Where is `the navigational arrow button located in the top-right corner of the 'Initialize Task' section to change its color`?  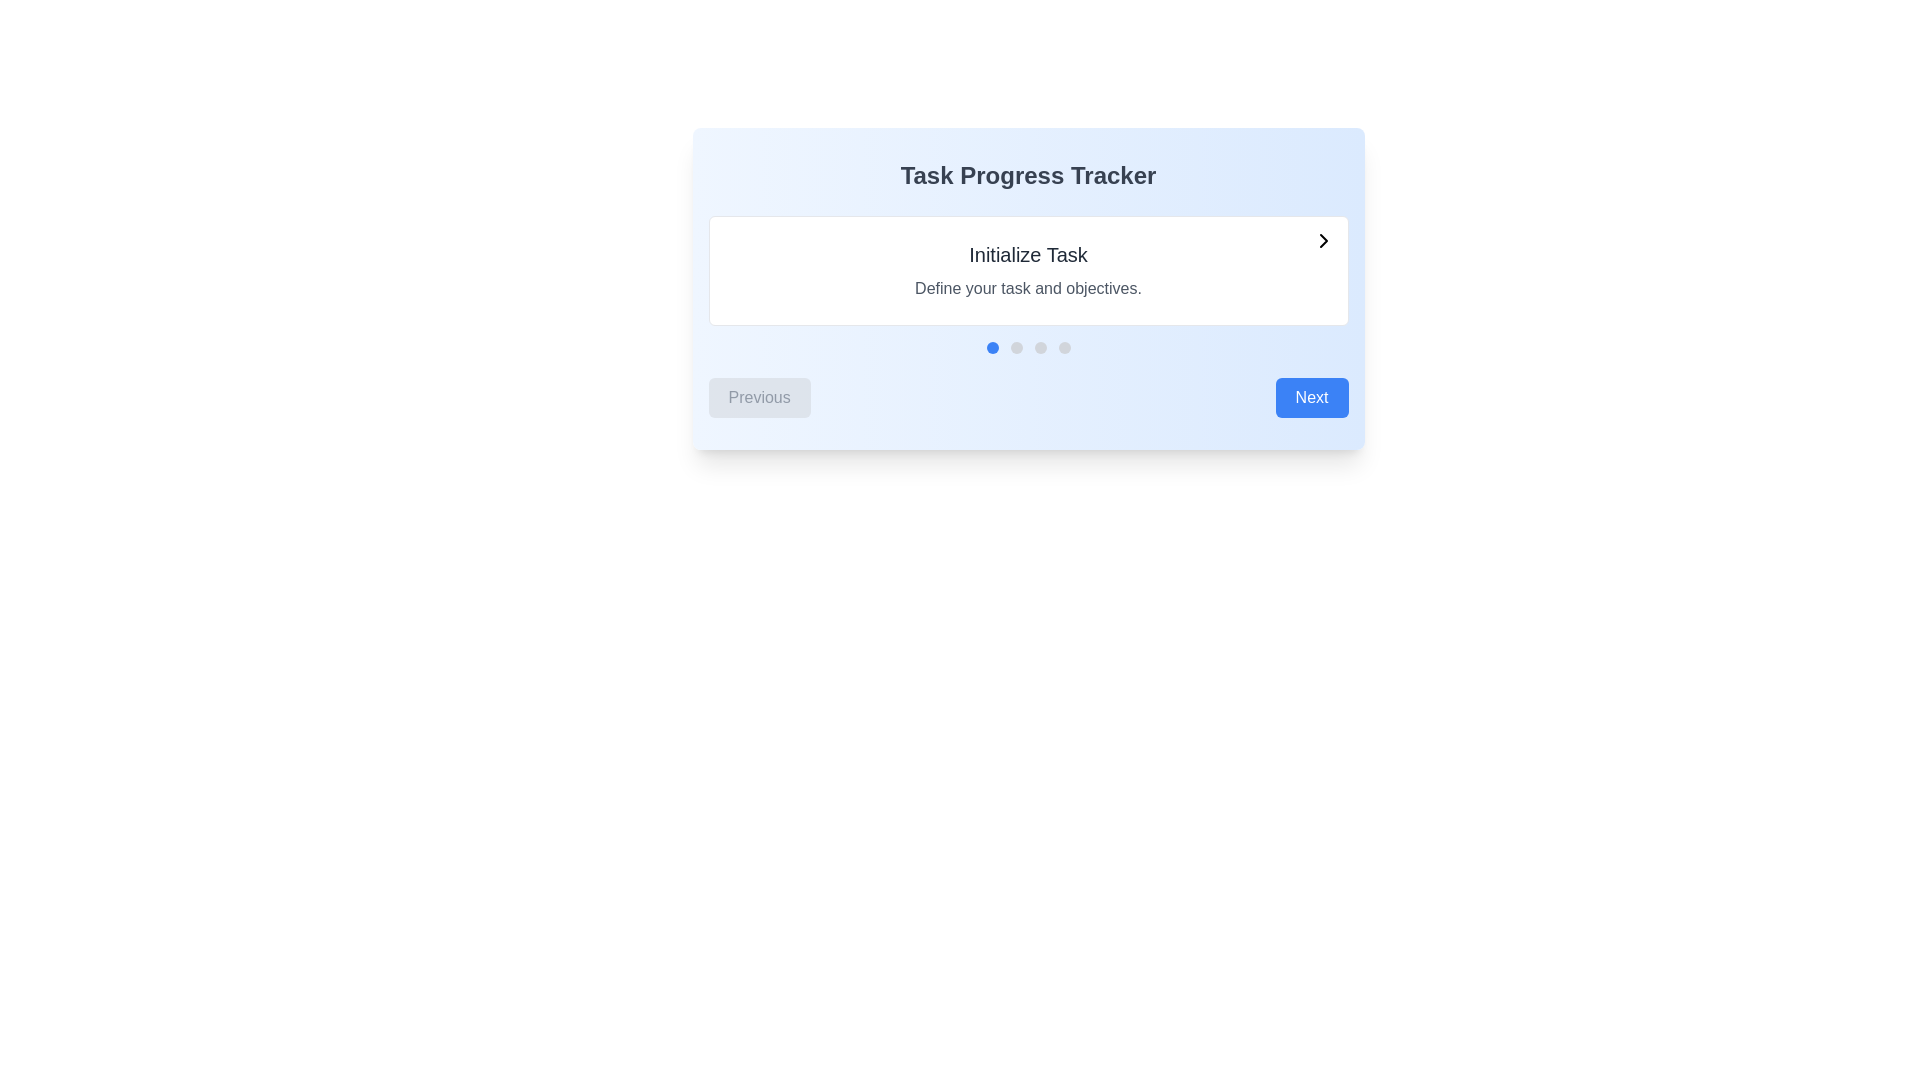
the navigational arrow button located in the top-right corner of the 'Initialize Task' section to change its color is located at coordinates (1323, 239).